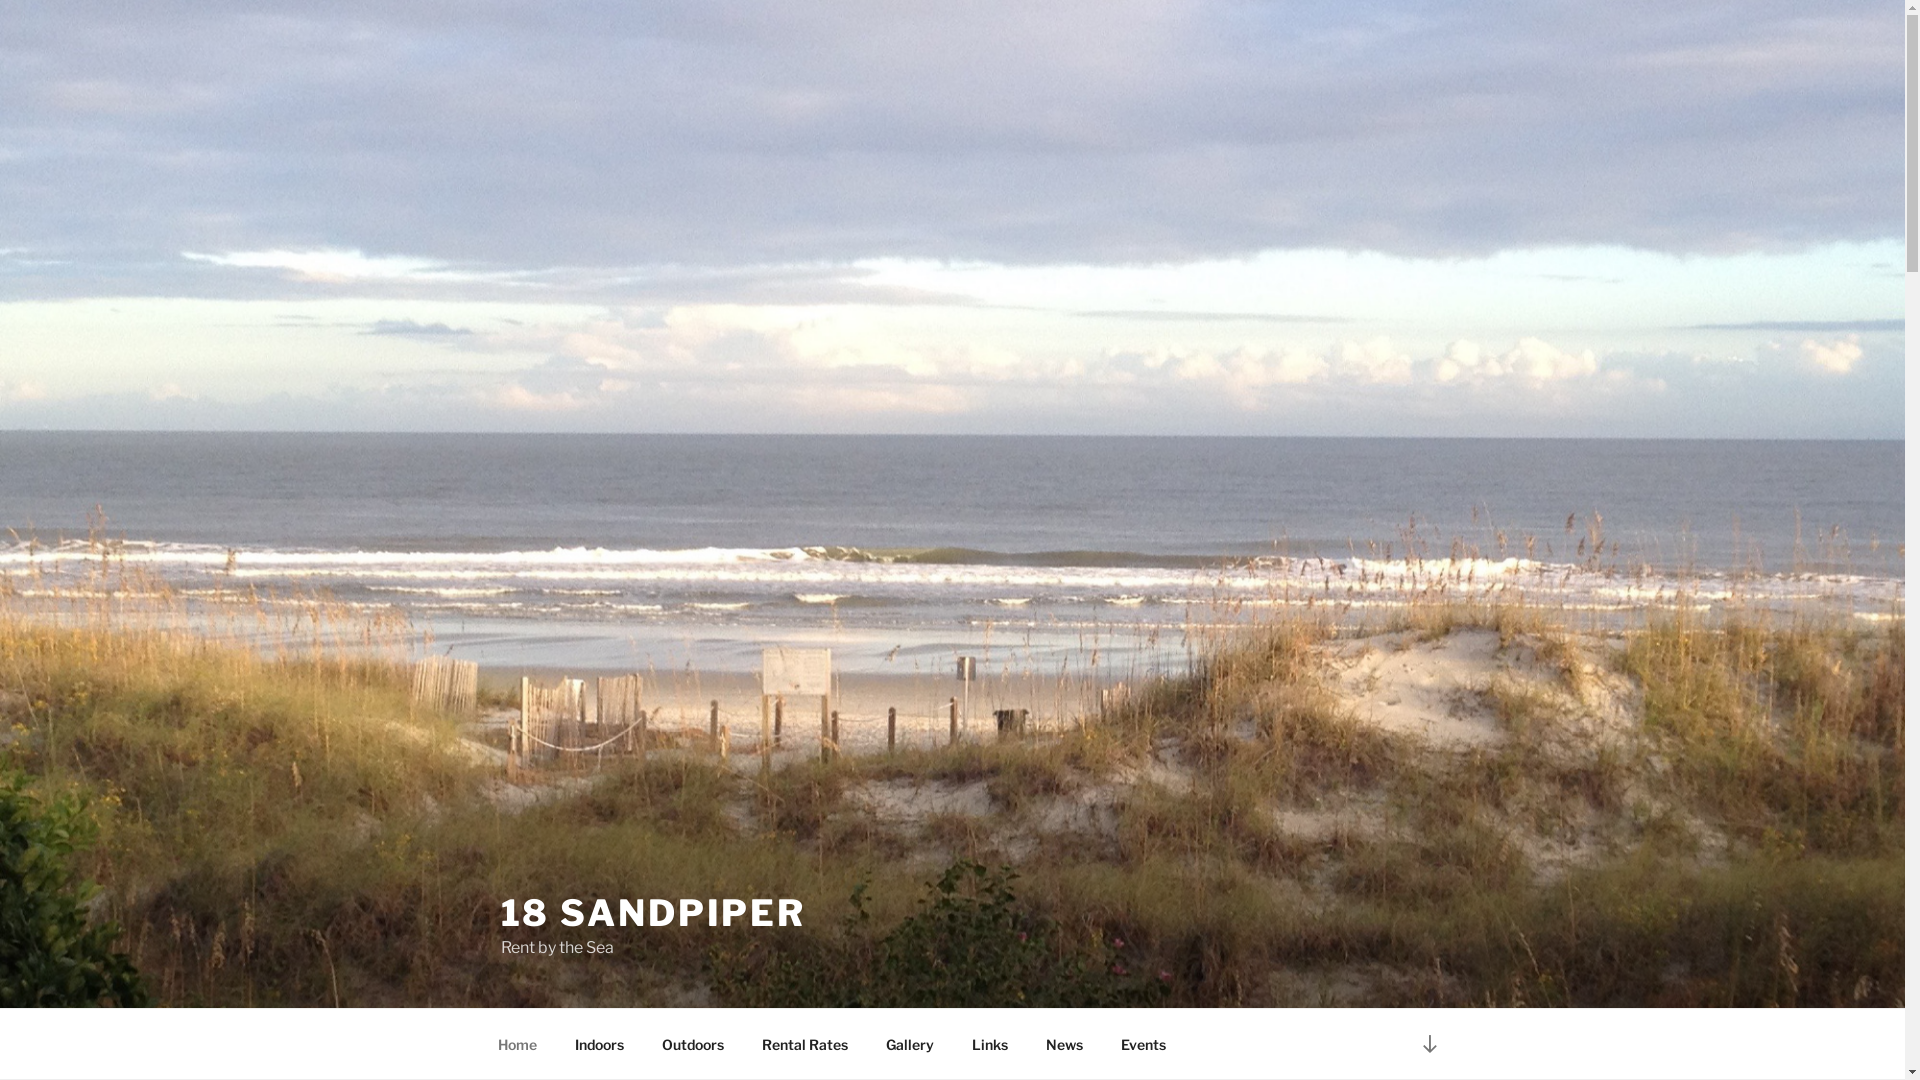  What do you see at coordinates (517, 1043) in the screenshot?
I see `'Home'` at bounding box center [517, 1043].